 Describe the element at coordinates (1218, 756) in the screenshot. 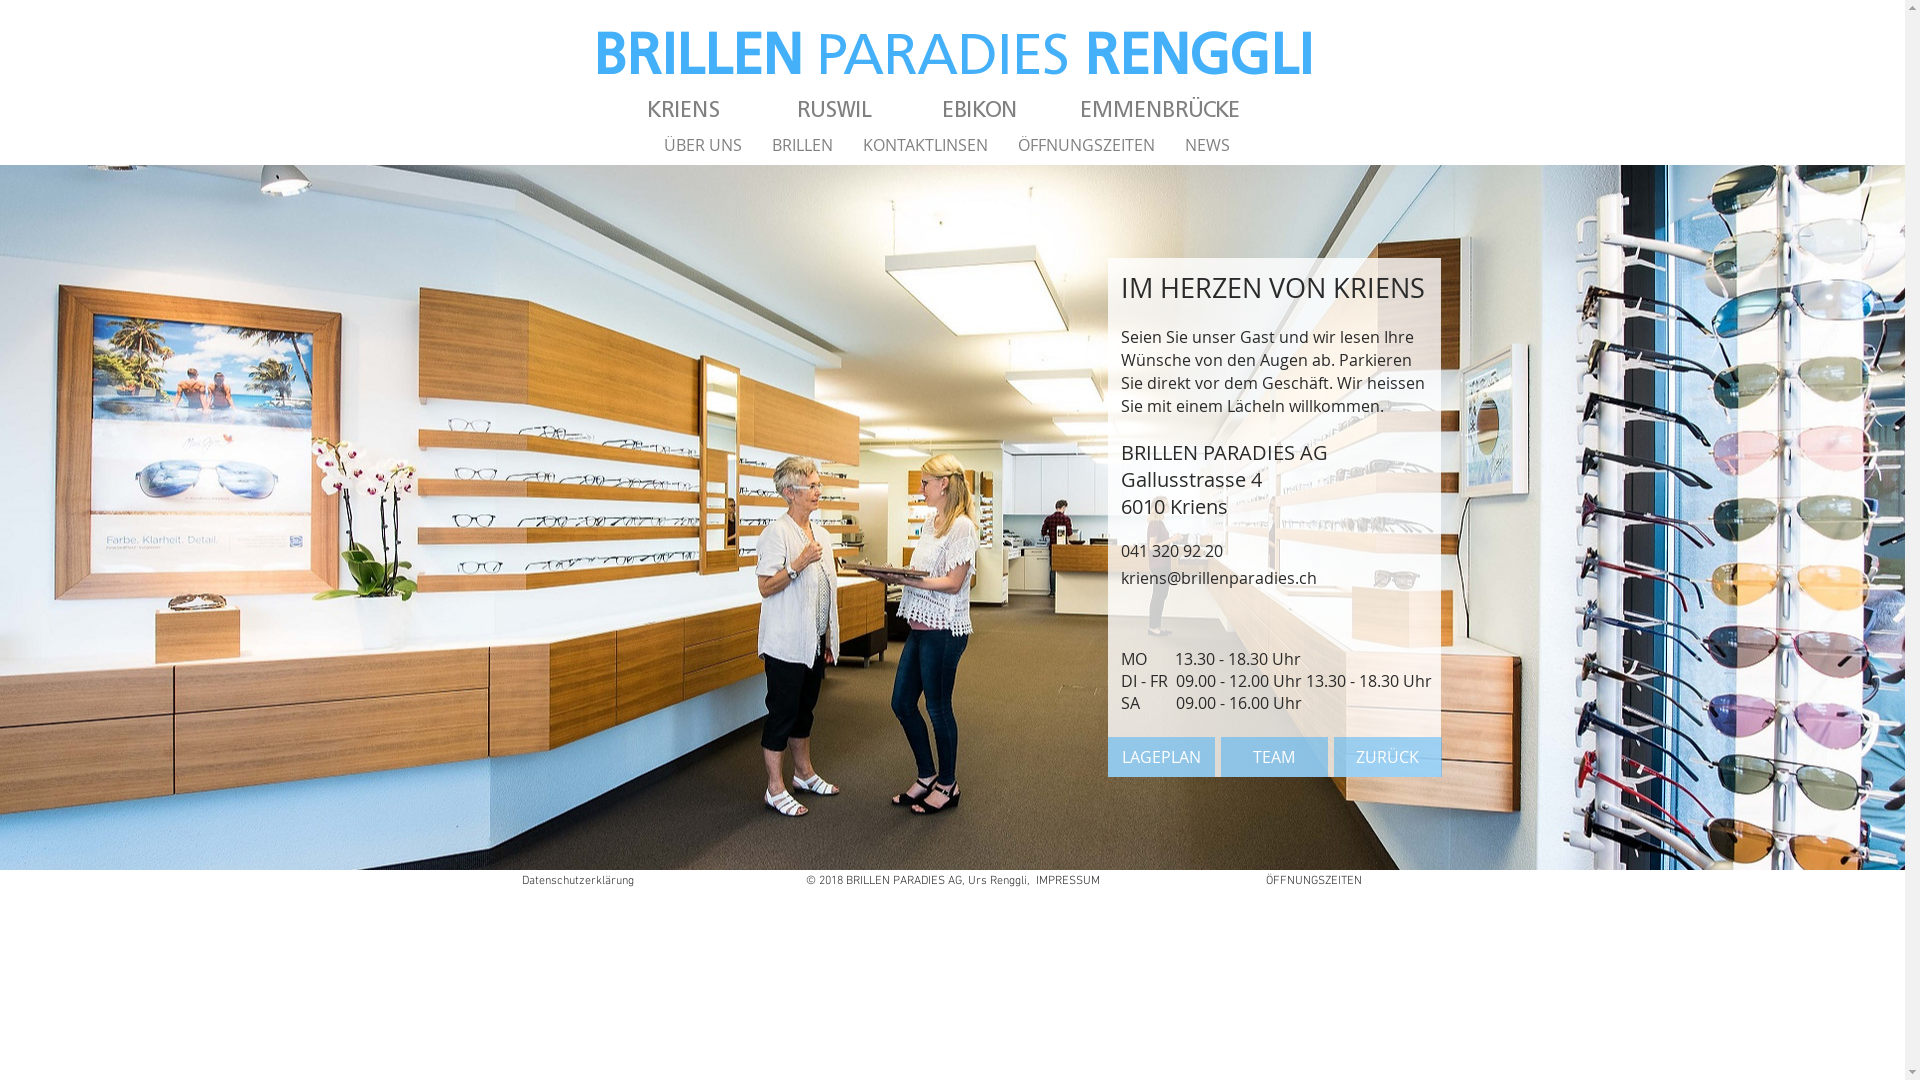

I see `'TEAM'` at that location.